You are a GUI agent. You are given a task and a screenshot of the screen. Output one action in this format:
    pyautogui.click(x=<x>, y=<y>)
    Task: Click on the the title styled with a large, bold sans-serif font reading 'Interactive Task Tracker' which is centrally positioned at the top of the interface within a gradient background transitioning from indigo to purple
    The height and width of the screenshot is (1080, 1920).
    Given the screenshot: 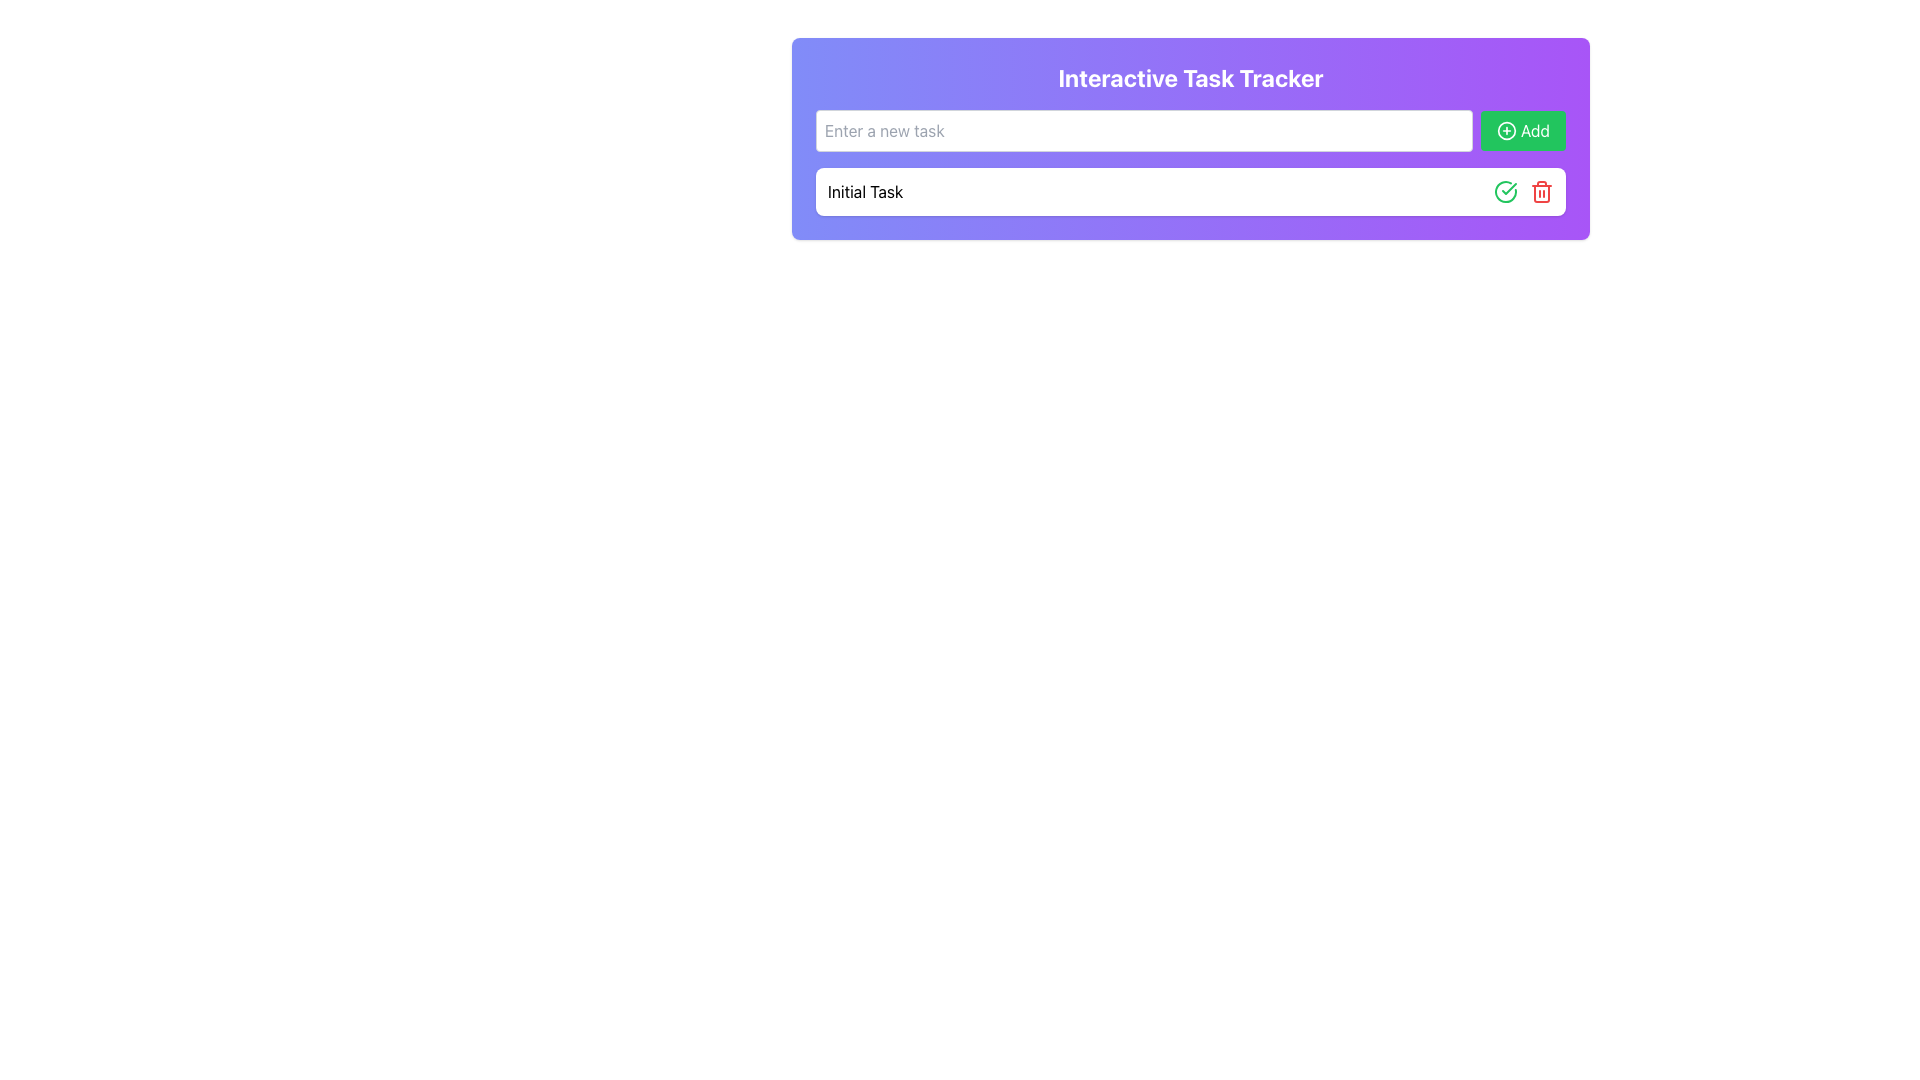 What is the action you would take?
    pyautogui.click(x=1190, y=76)
    